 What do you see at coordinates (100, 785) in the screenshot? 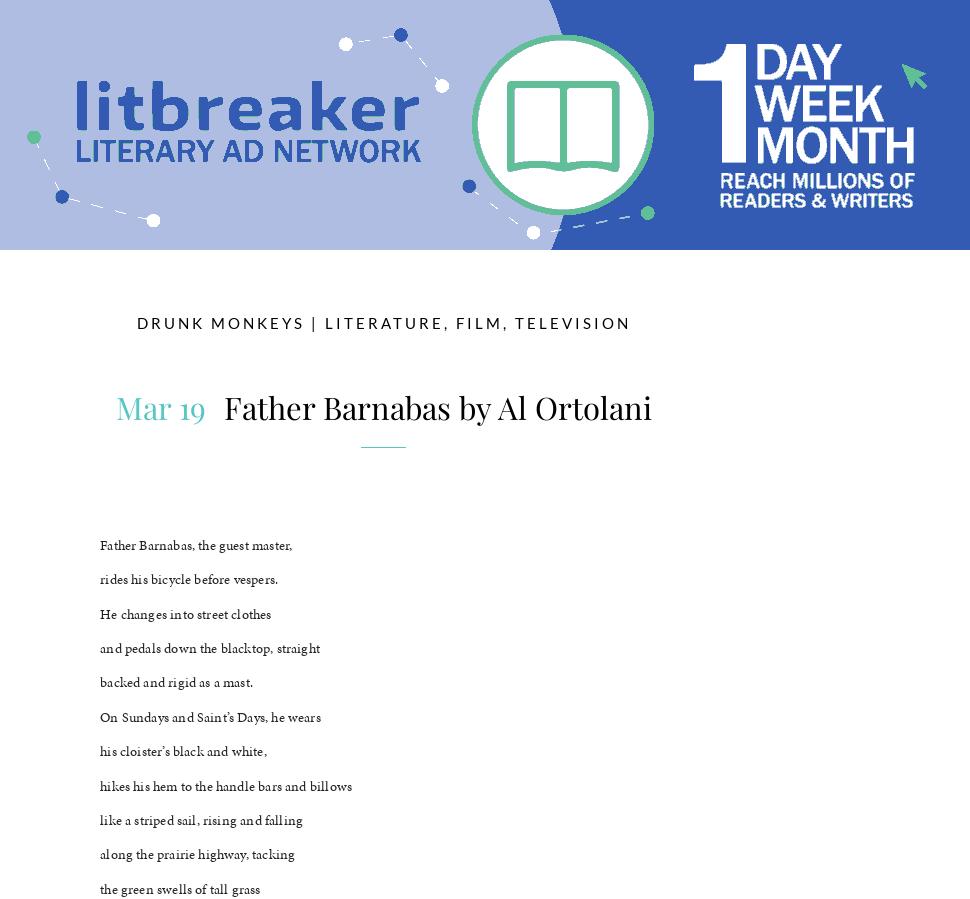
I see `'hikes his hem to the handle bars and billows'` at bounding box center [100, 785].